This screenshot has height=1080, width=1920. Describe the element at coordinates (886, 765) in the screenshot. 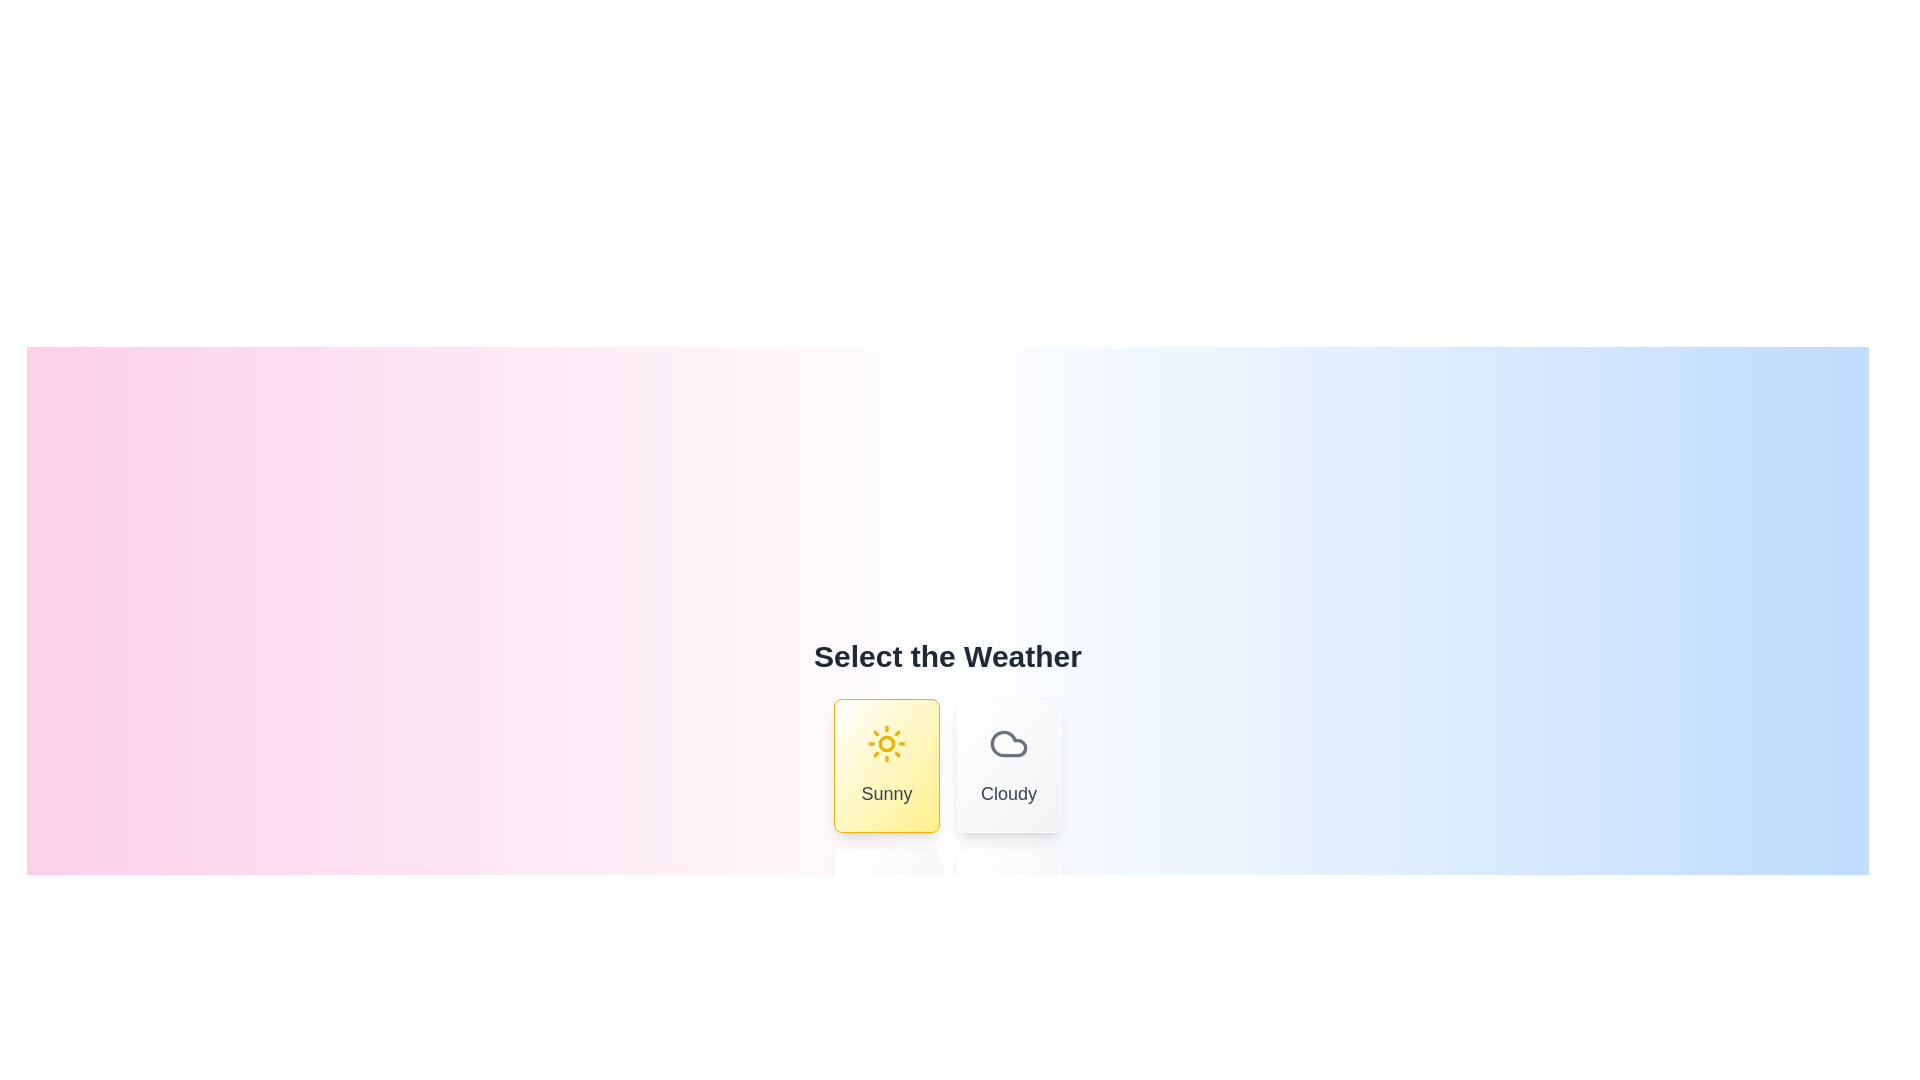

I see `the 'Sunny' weather condition button` at that location.